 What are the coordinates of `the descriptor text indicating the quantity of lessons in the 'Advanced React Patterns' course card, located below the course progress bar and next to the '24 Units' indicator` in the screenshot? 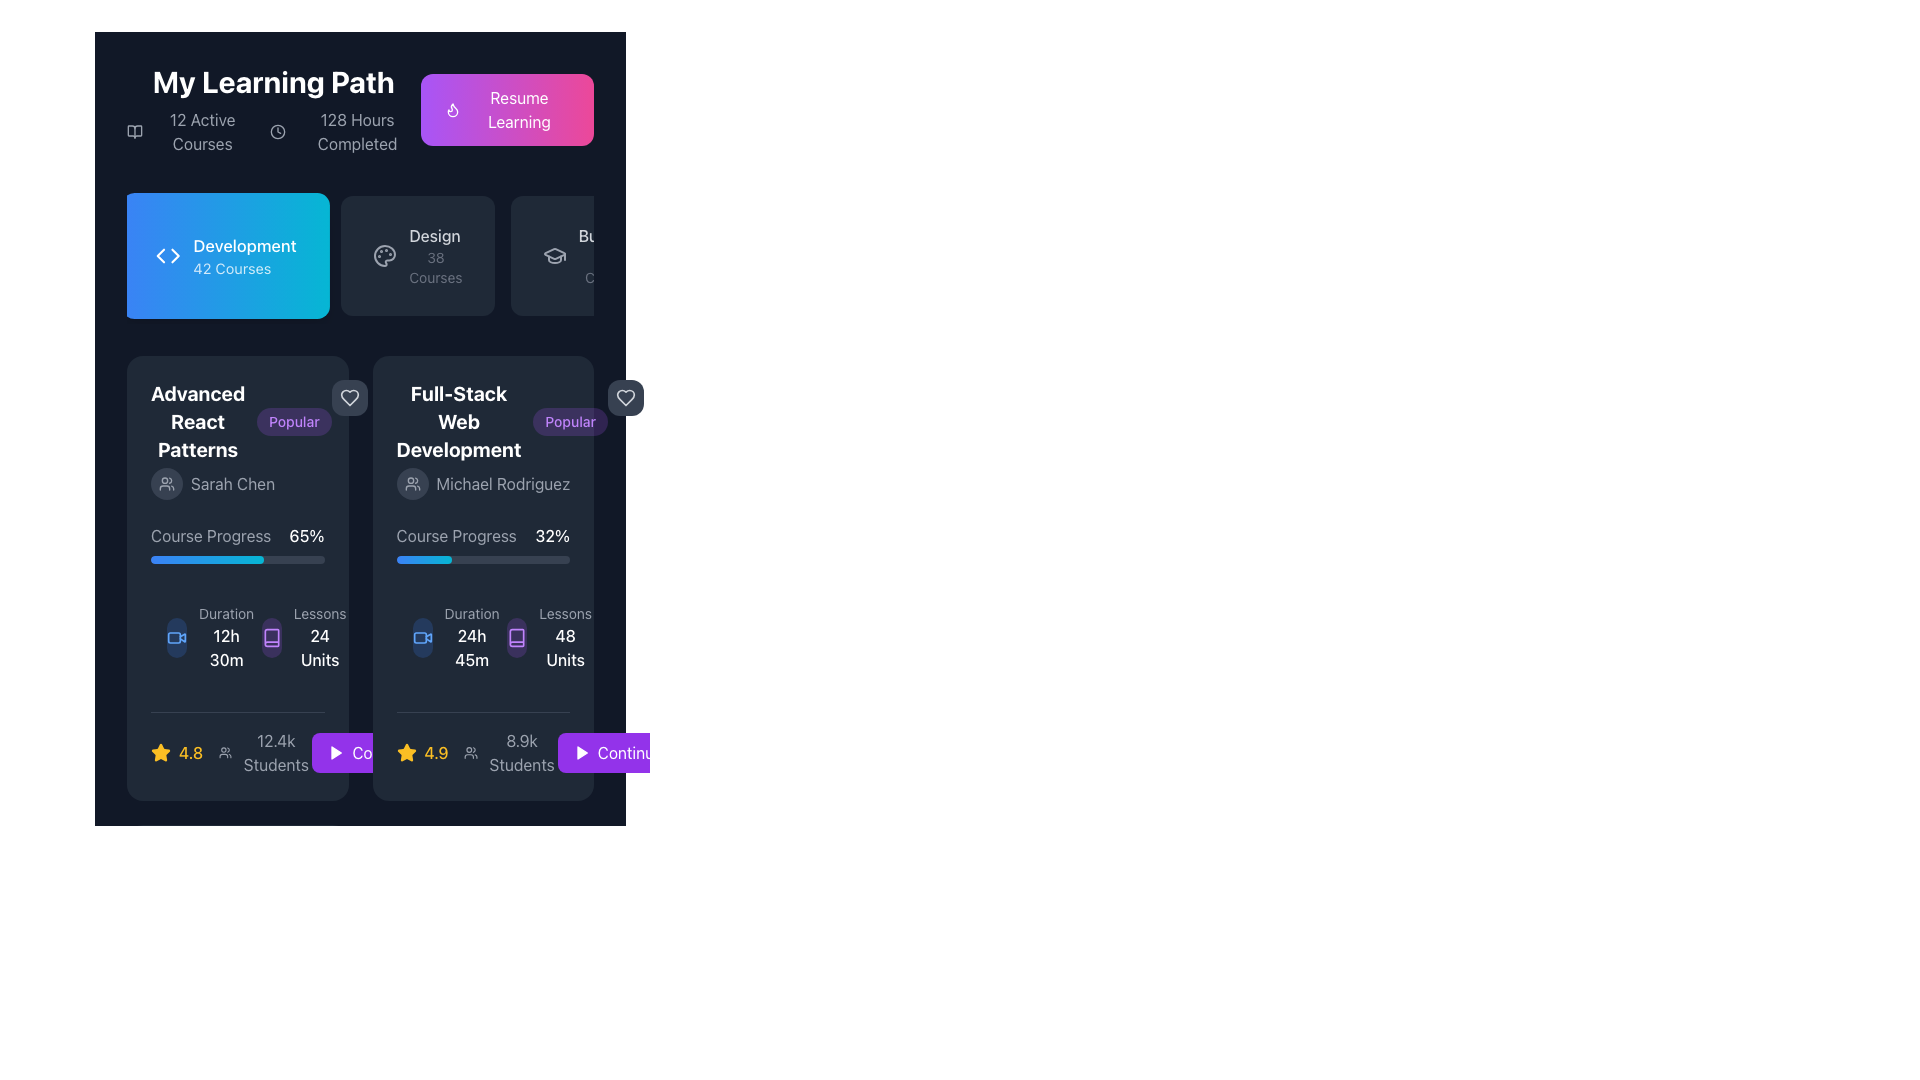 It's located at (320, 612).